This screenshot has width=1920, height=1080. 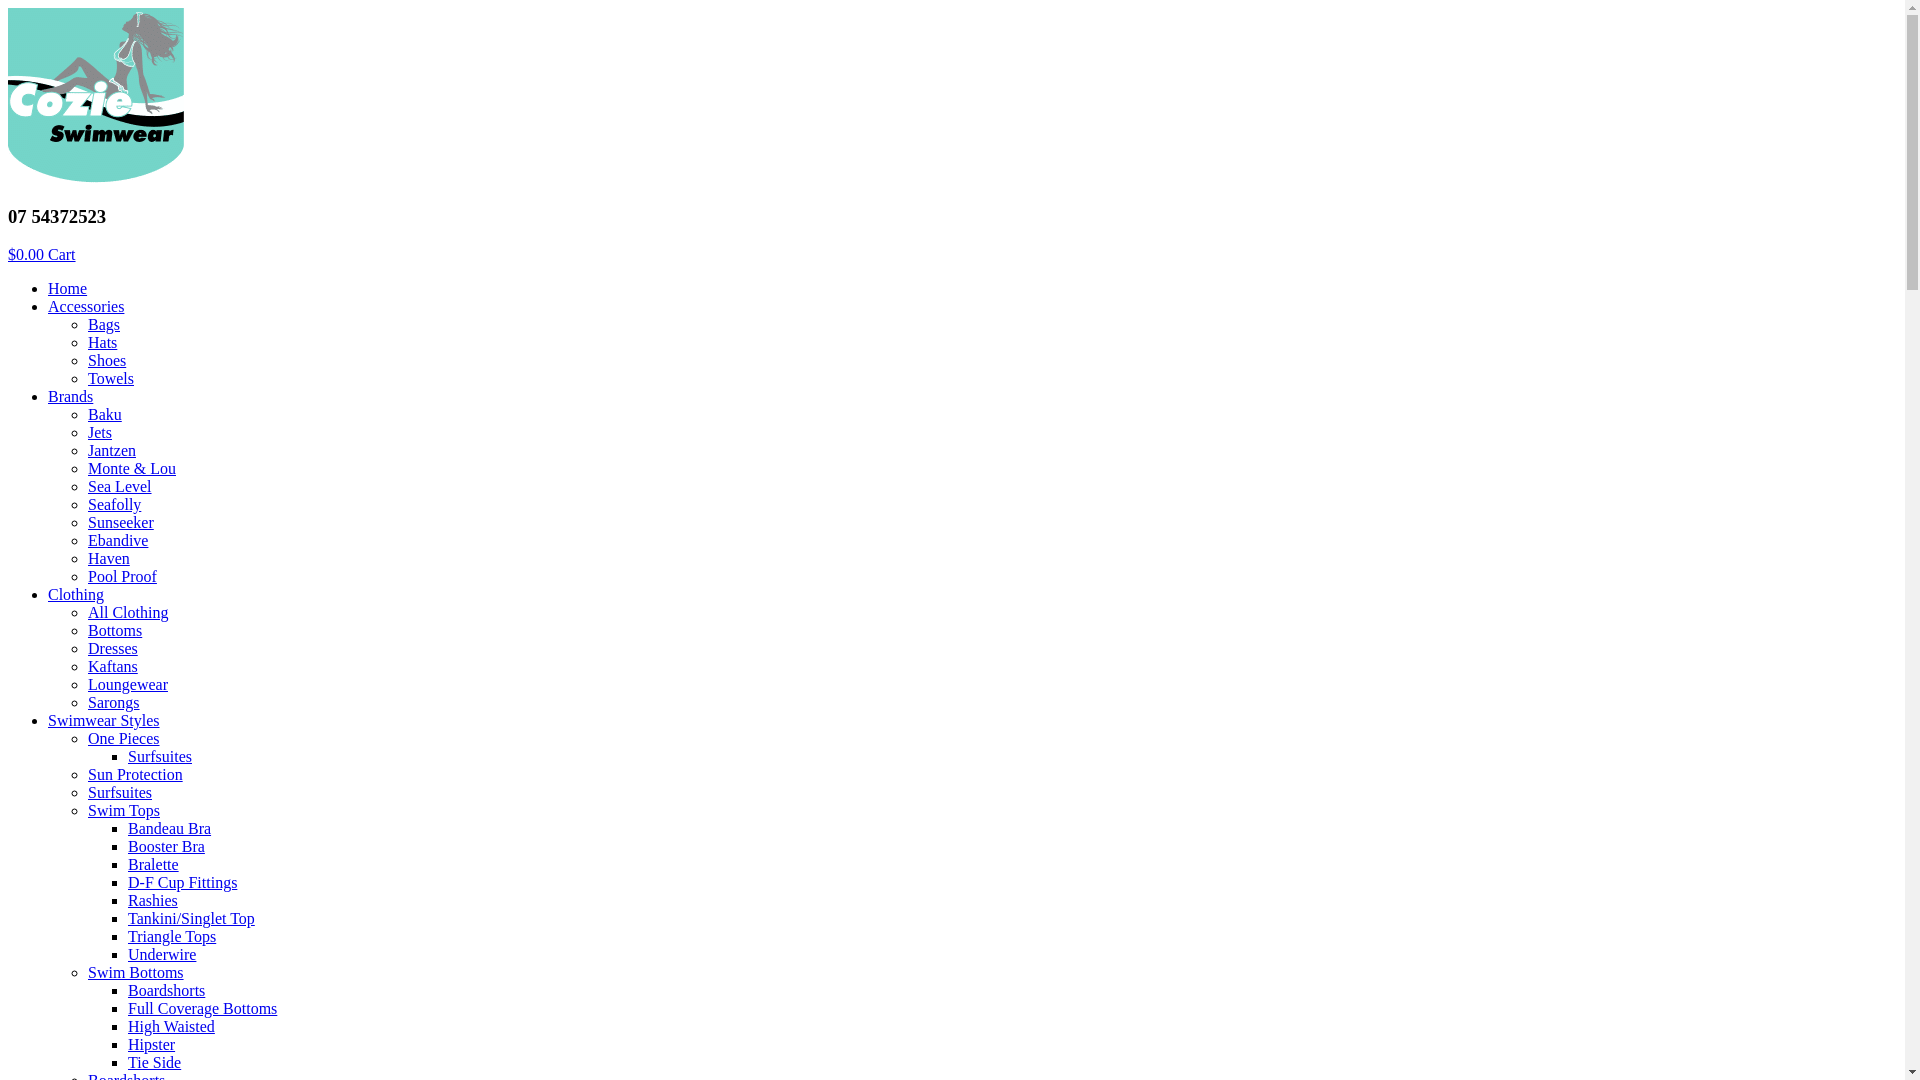 I want to click on 'Triangle Tops', so click(x=172, y=936).